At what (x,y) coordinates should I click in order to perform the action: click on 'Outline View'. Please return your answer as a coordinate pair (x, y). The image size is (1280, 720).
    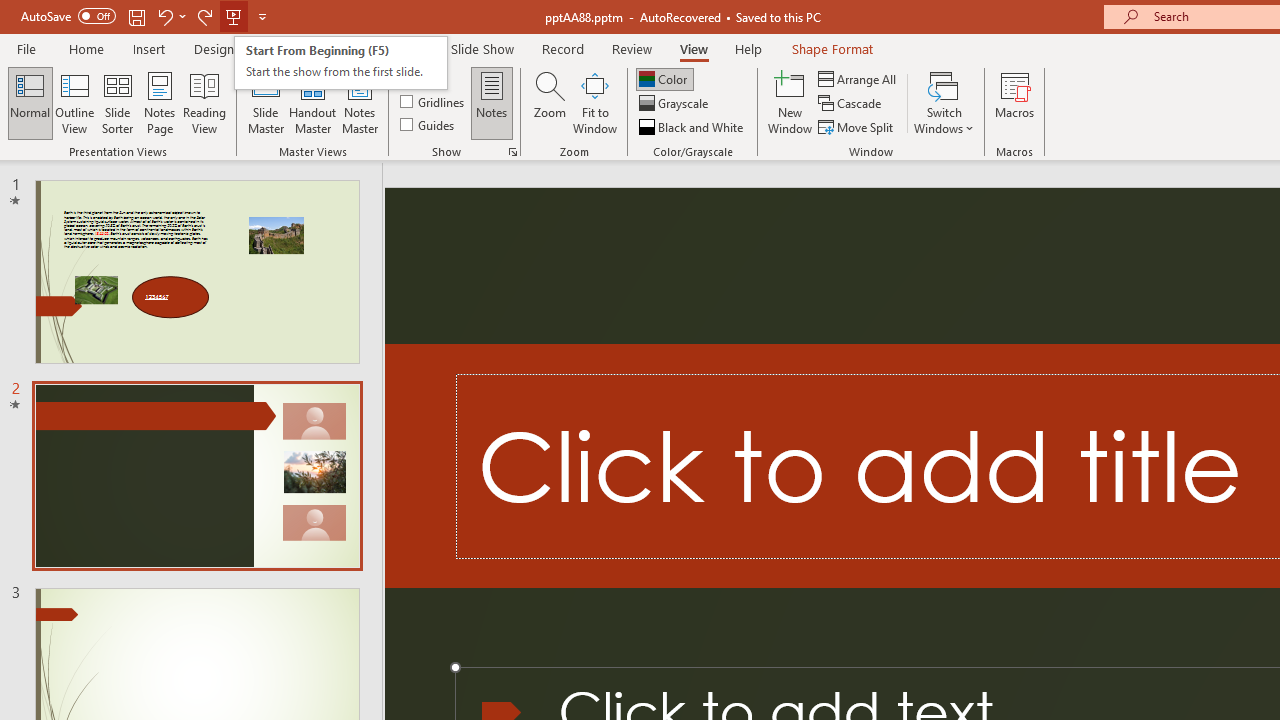
    Looking at the image, I should click on (74, 103).